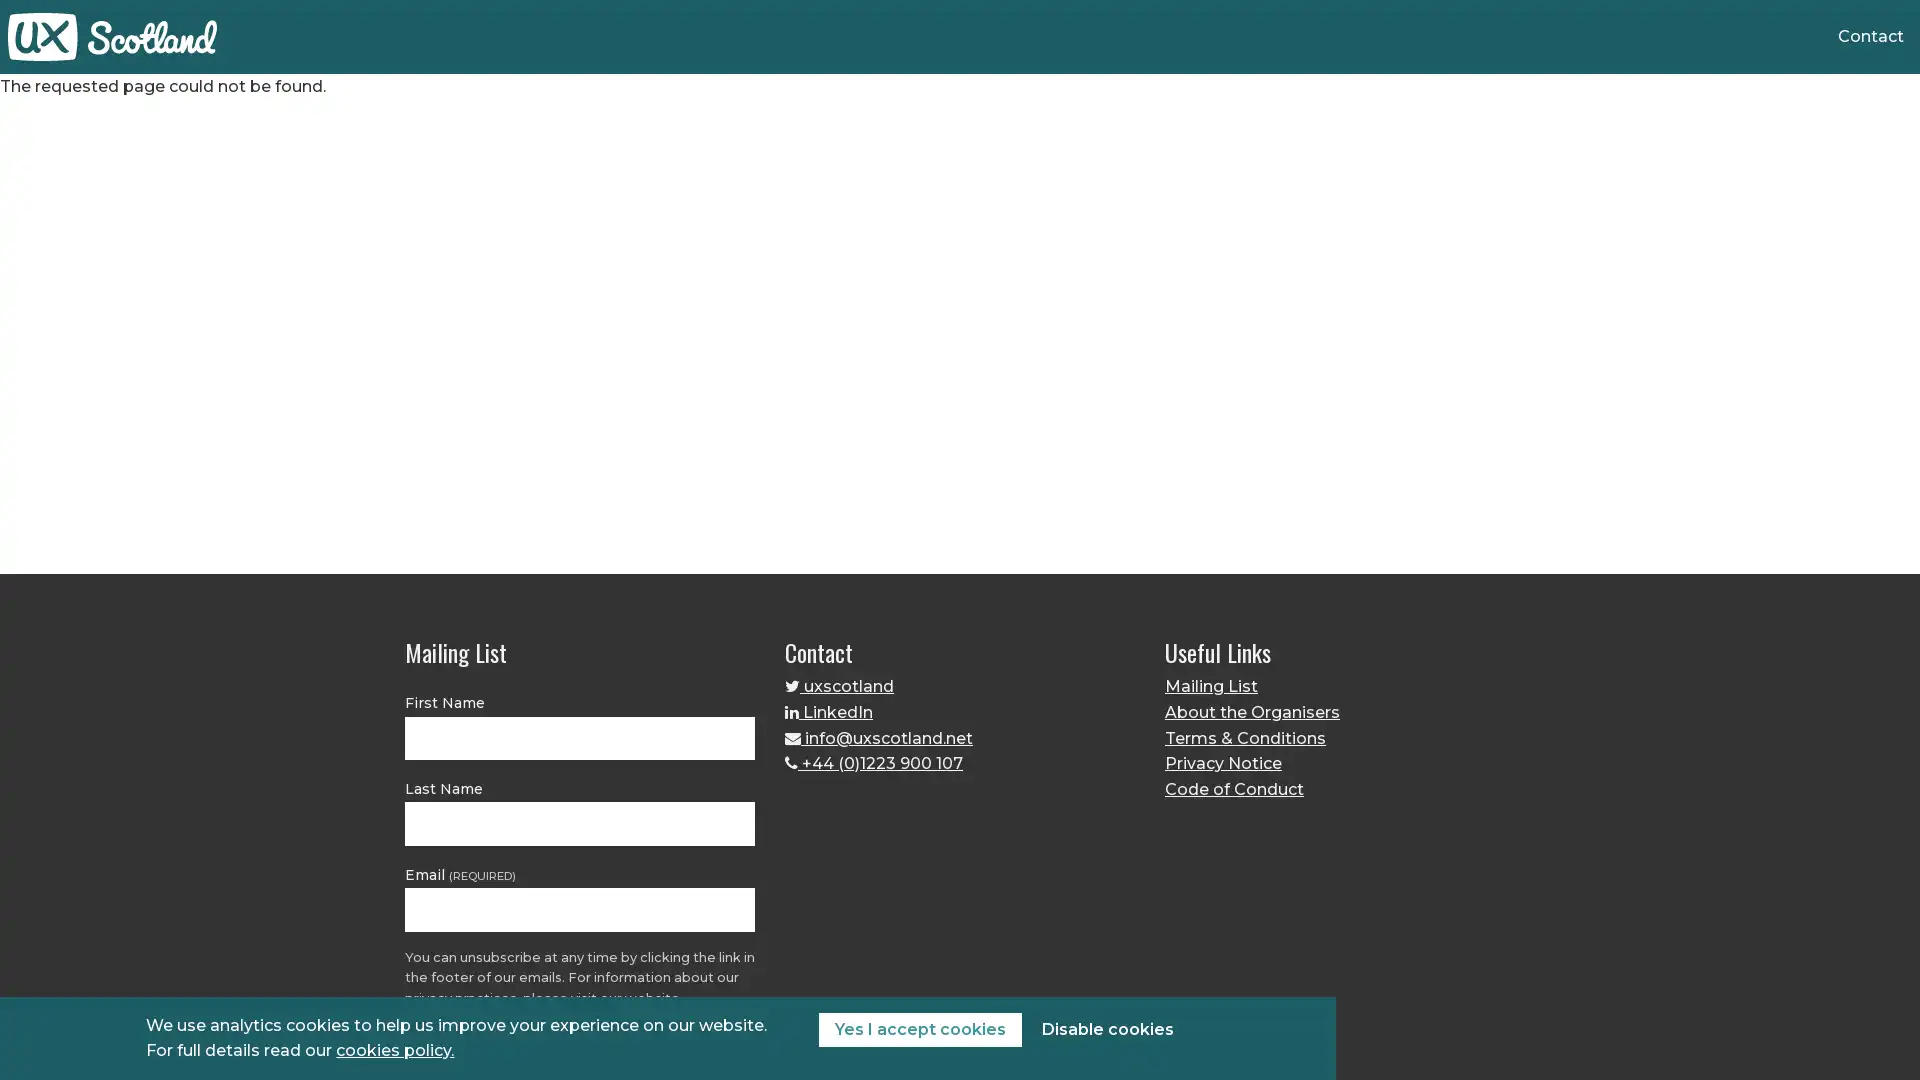 The width and height of the screenshot is (1920, 1080). I want to click on Yes I accept cookies, so click(918, 1029).